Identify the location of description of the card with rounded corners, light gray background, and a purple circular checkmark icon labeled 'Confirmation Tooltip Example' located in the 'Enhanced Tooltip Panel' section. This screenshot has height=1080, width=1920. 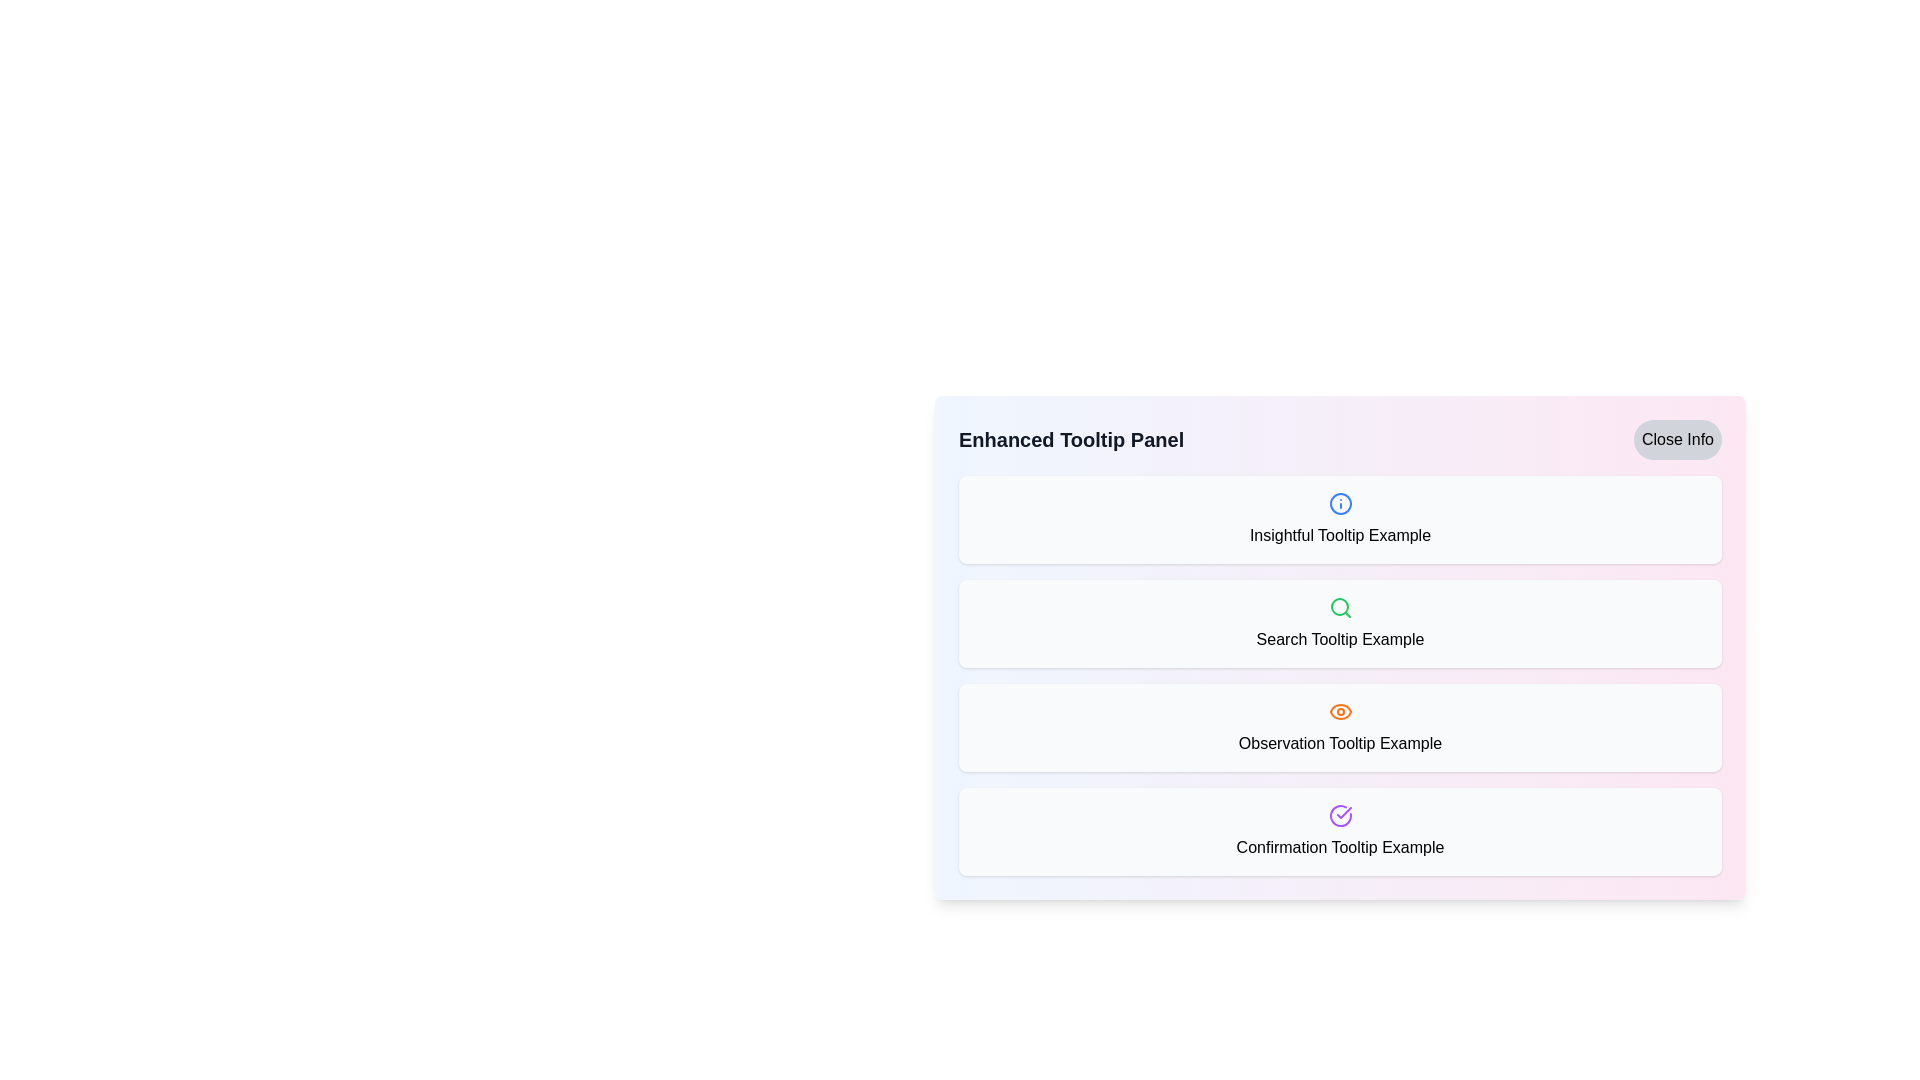
(1340, 832).